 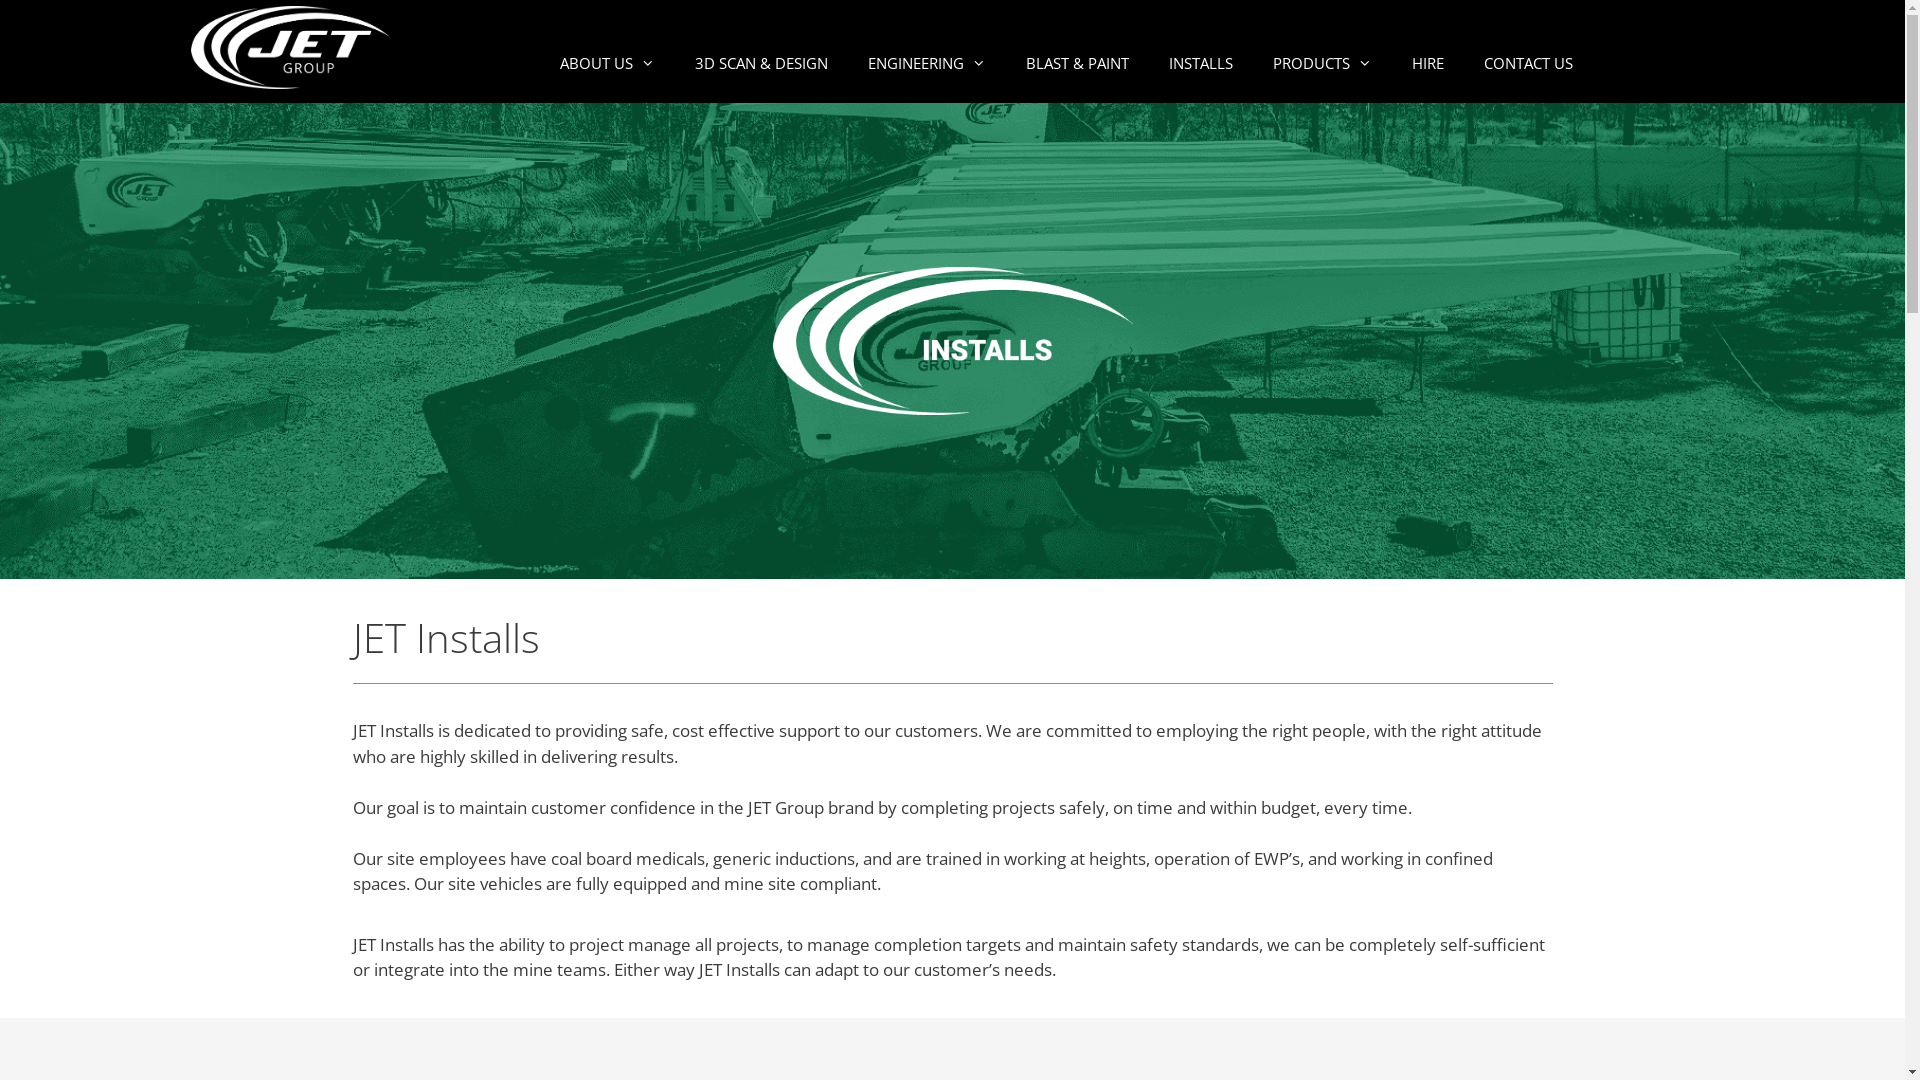 What do you see at coordinates (606, 61) in the screenshot?
I see `'ABOUT US'` at bounding box center [606, 61].